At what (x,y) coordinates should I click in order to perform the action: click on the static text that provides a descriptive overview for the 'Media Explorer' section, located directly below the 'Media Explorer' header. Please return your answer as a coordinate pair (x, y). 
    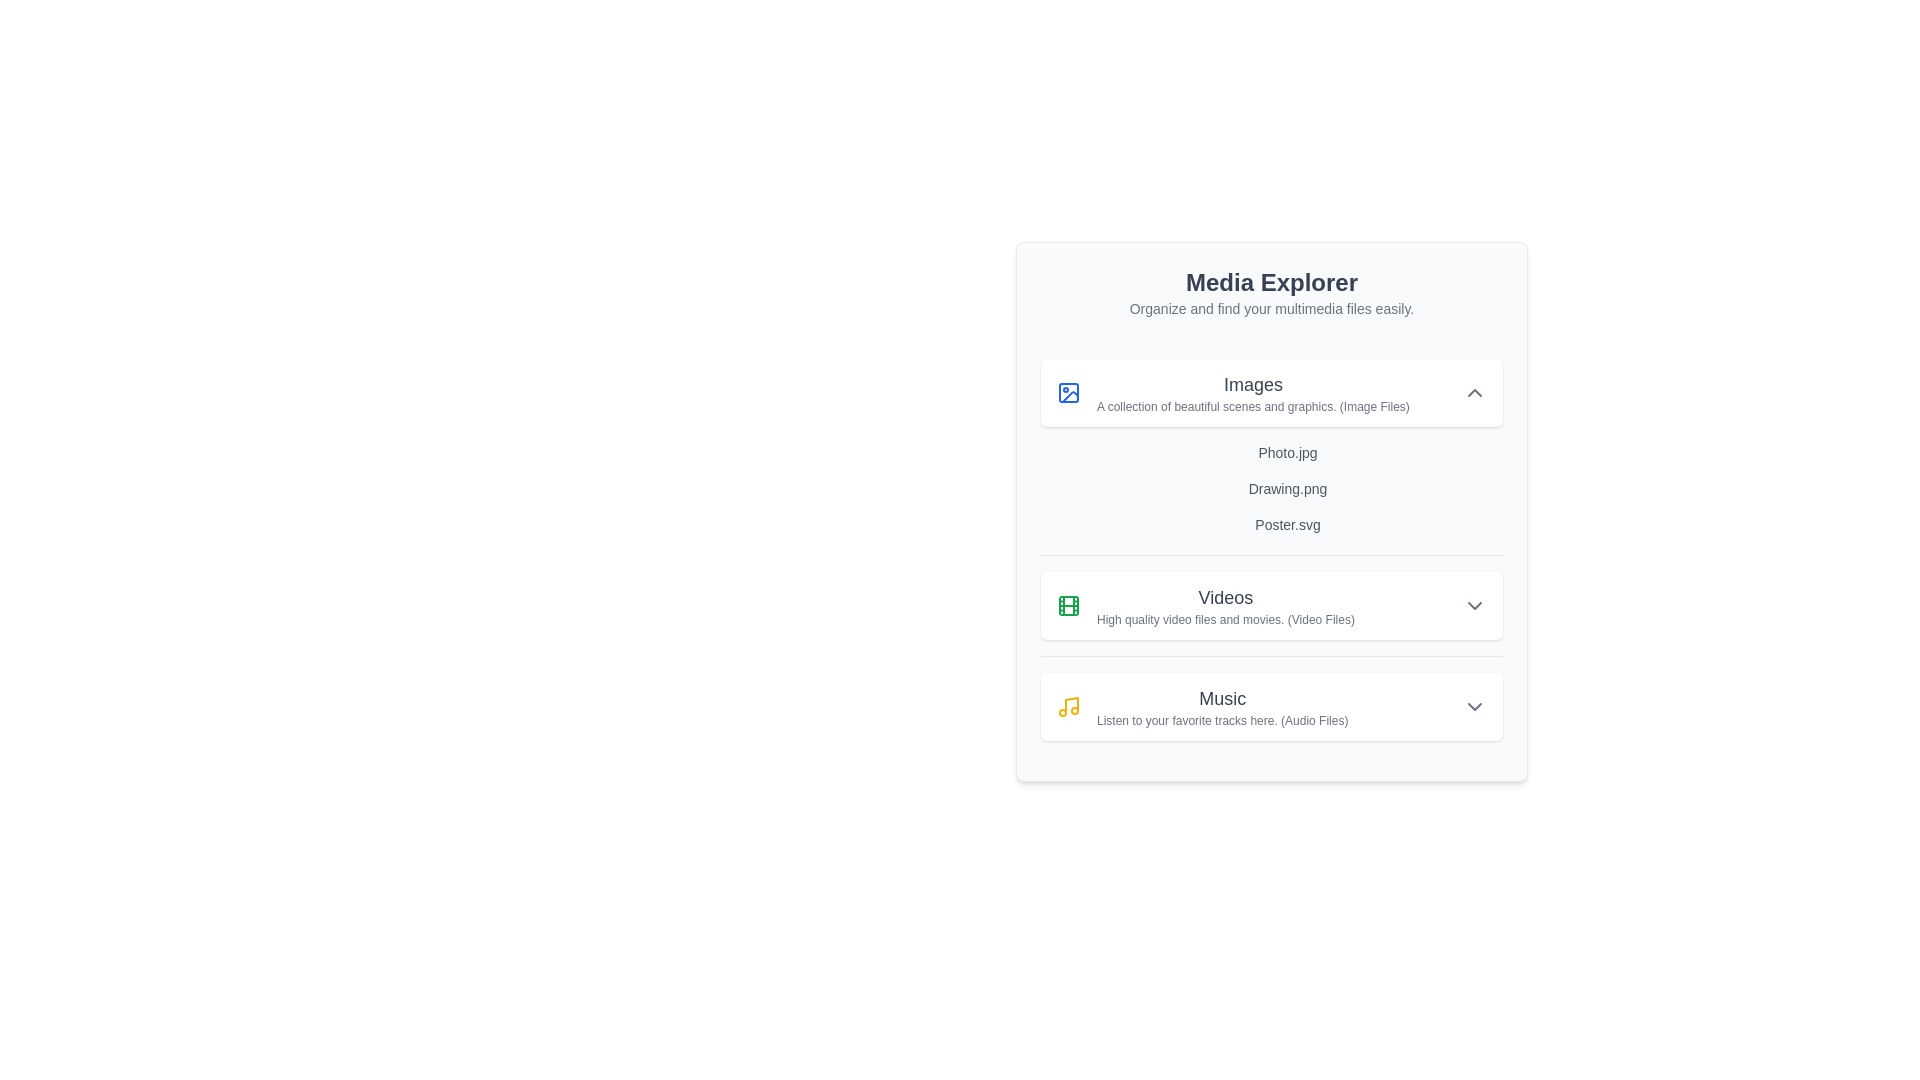
    Looking at the image, I should click on (1271, 308).